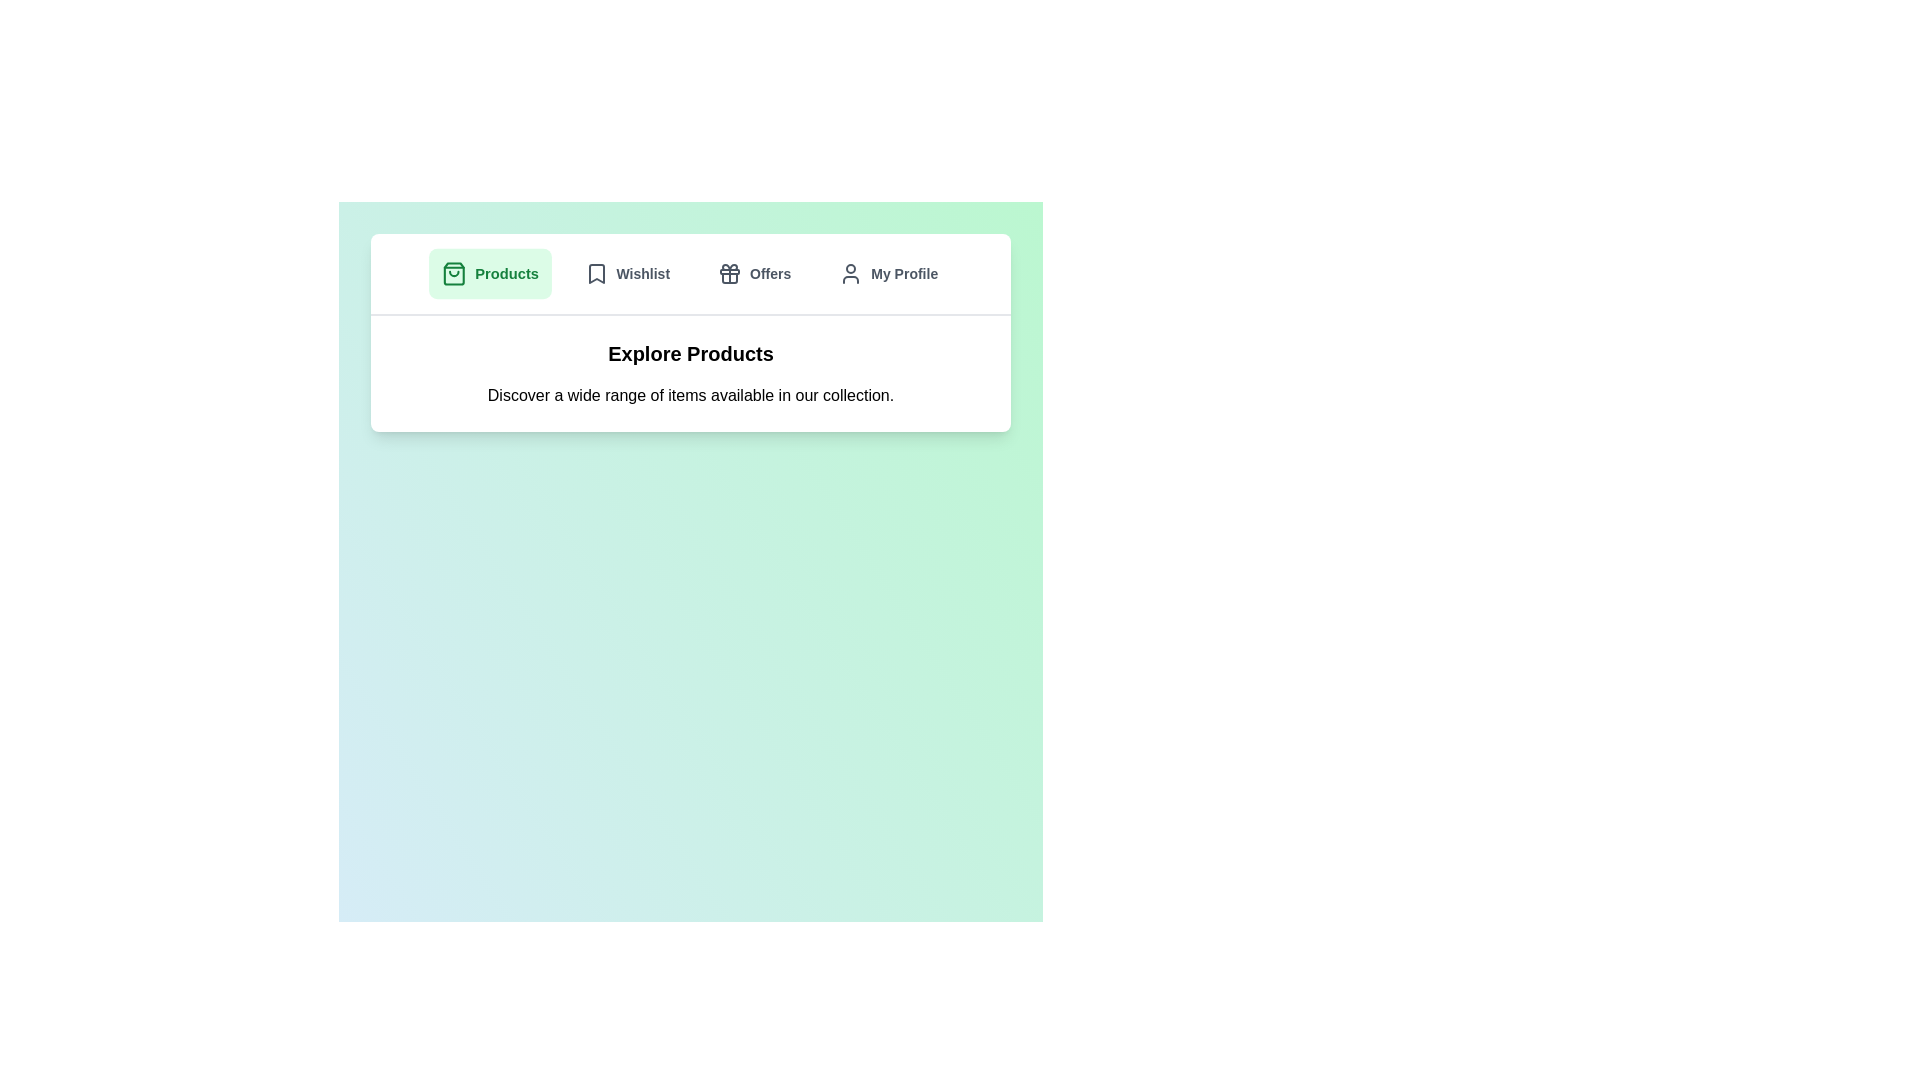 The height and width of the screenshot is (1080, 1920). Describe the element at coordinates (728, 272) in the screenshot. I see `the decorative rectangular block with rounded corners that is part of the gift icon located in the top navigation bar` at that location.